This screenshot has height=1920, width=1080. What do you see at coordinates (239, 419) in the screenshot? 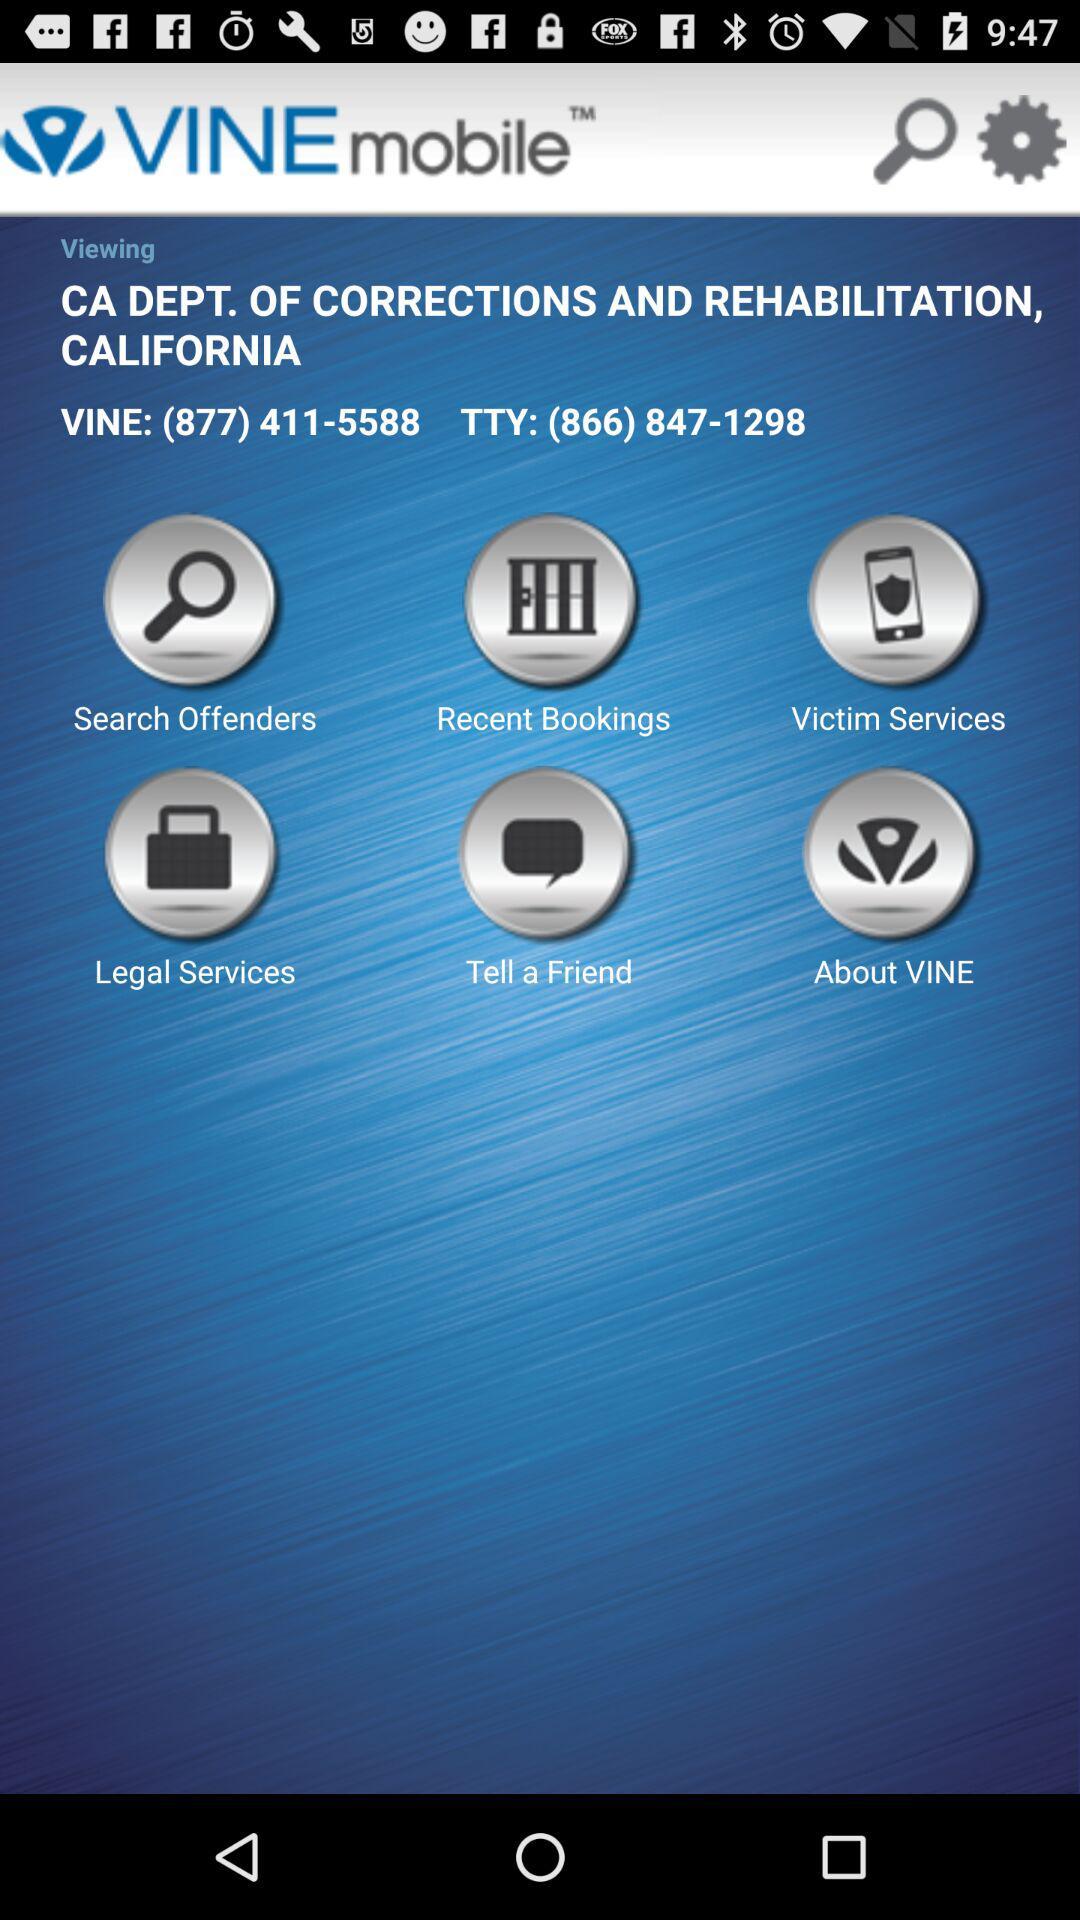
I see `the icon below ca dept of` at bounding box center [239, 419].